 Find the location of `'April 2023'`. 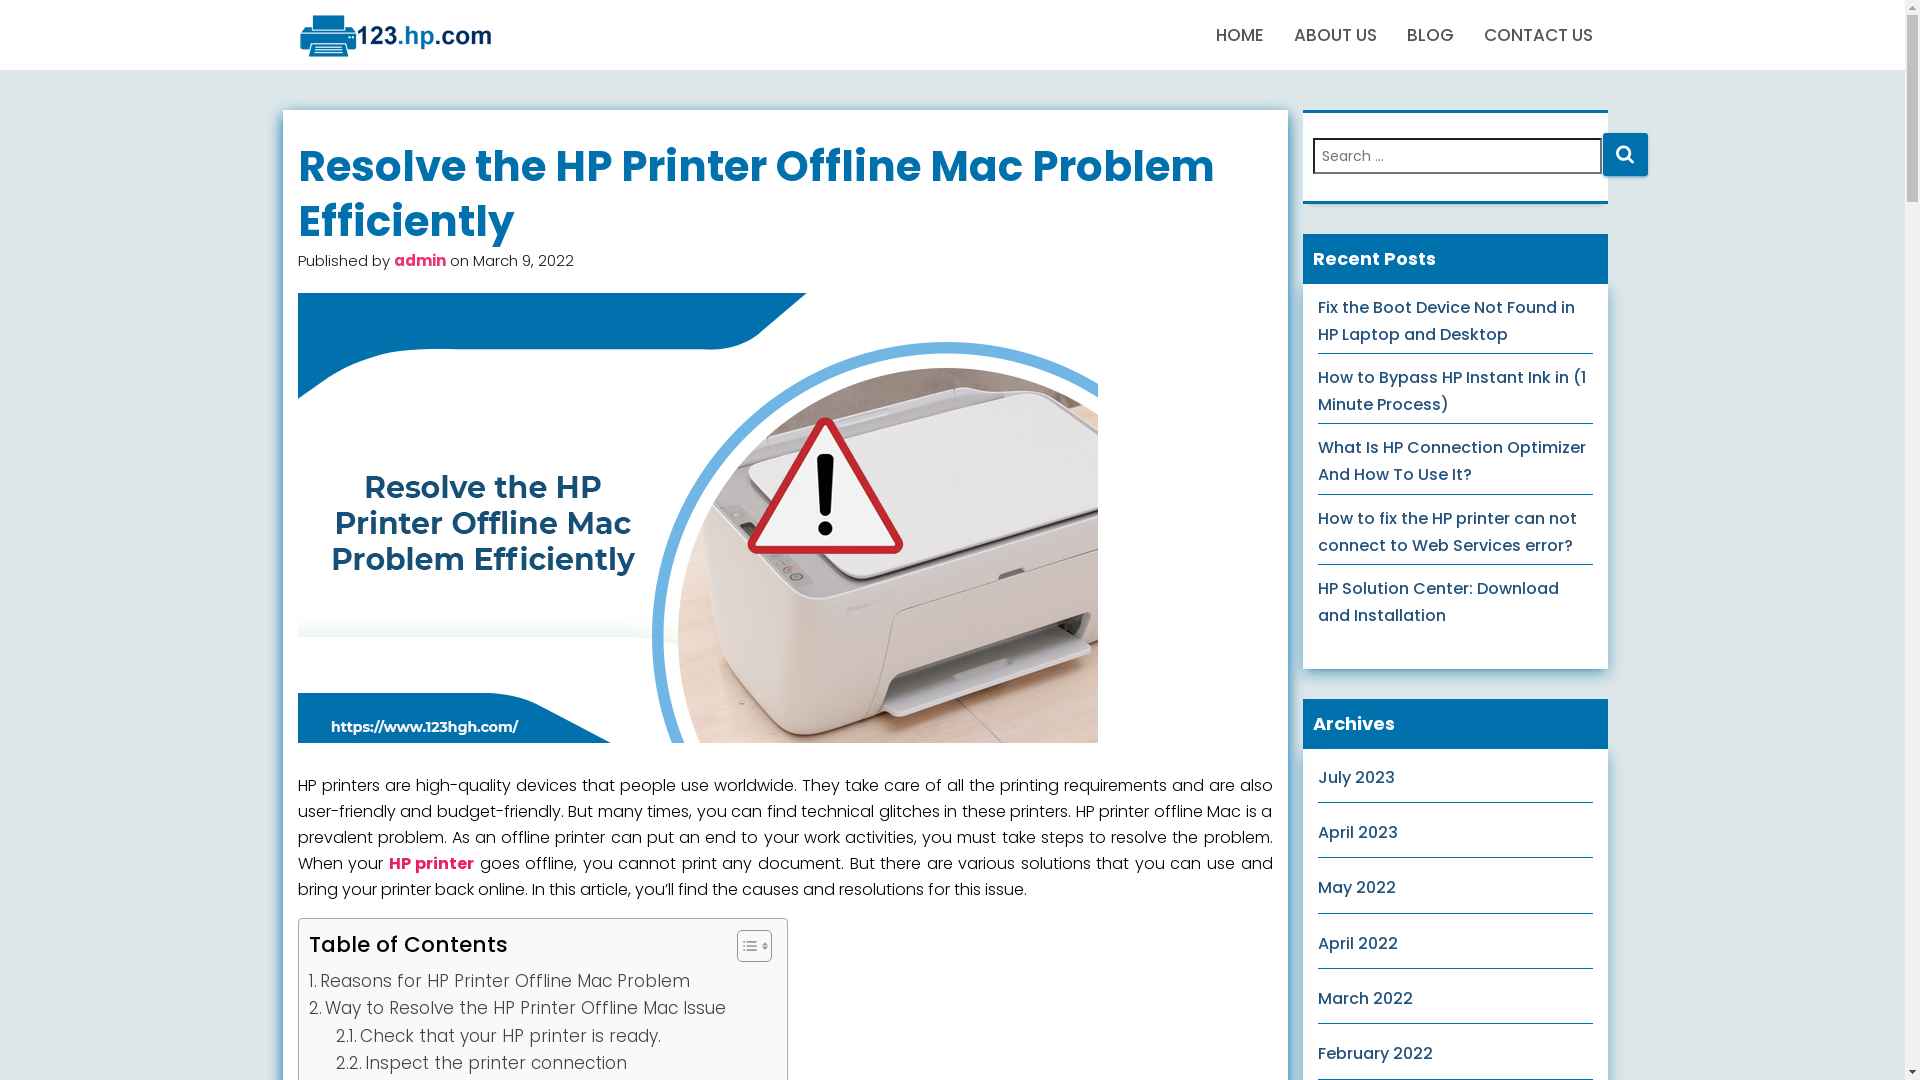

'April 2023' is located at coordinates (1358, 832).